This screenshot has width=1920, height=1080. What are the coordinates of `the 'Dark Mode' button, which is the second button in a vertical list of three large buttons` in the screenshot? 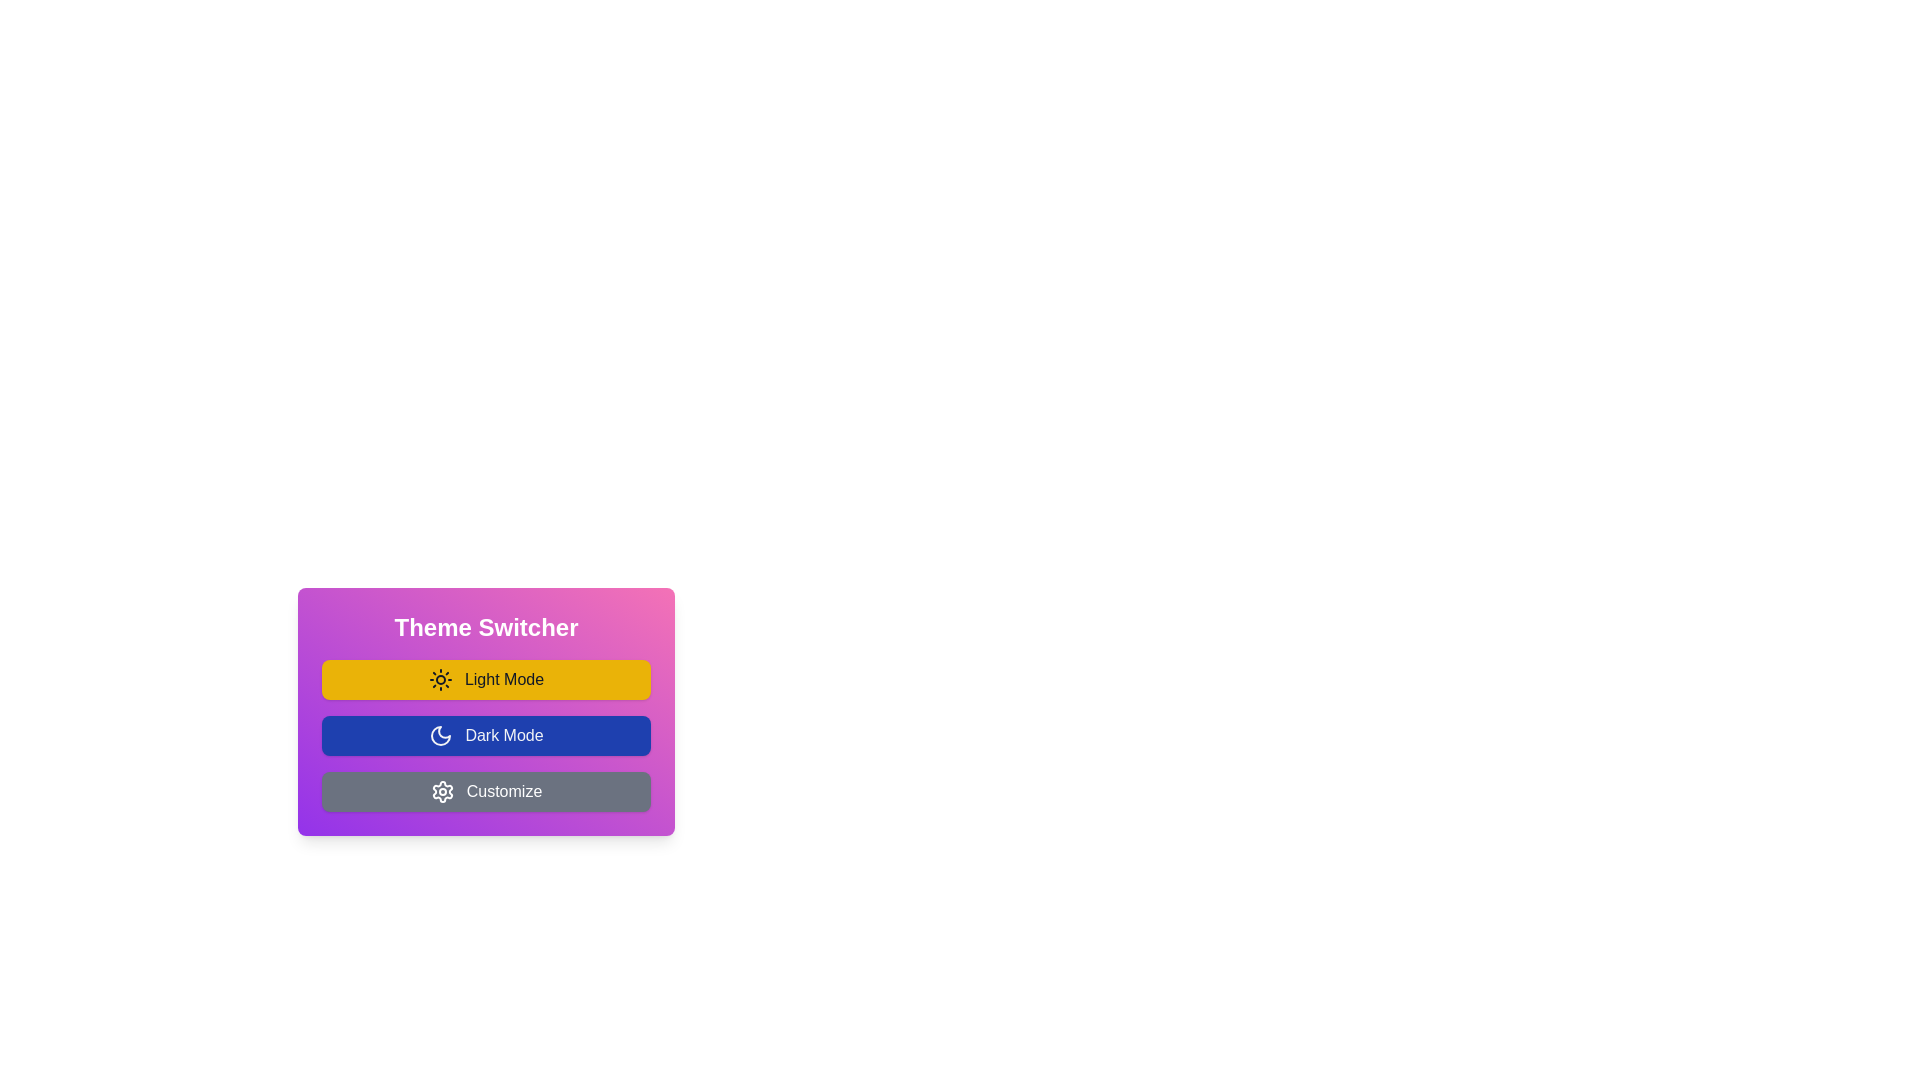 It's located at (486, 716).